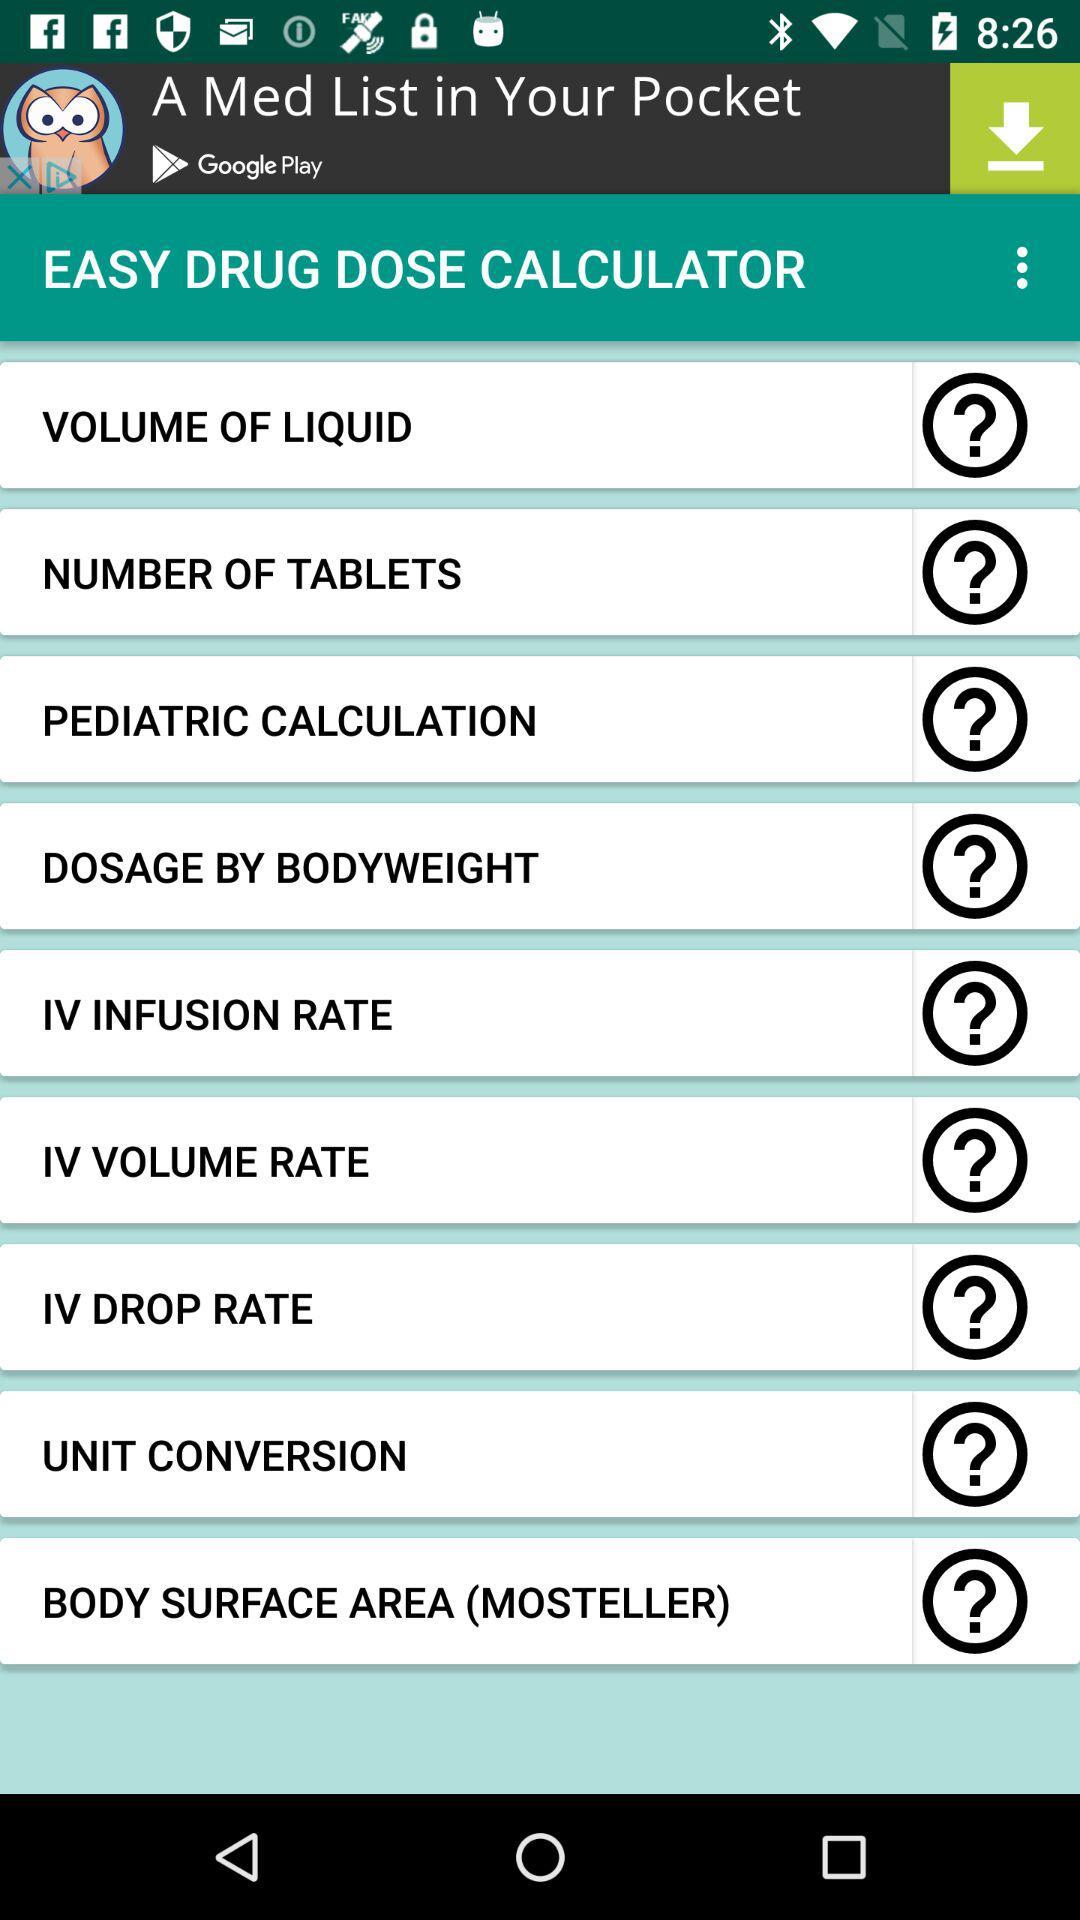 The width and height of the screenshot is (1080, 1920). Describe the element at coordinates (974, 866) in the screenshot. I see `show information` at that location.